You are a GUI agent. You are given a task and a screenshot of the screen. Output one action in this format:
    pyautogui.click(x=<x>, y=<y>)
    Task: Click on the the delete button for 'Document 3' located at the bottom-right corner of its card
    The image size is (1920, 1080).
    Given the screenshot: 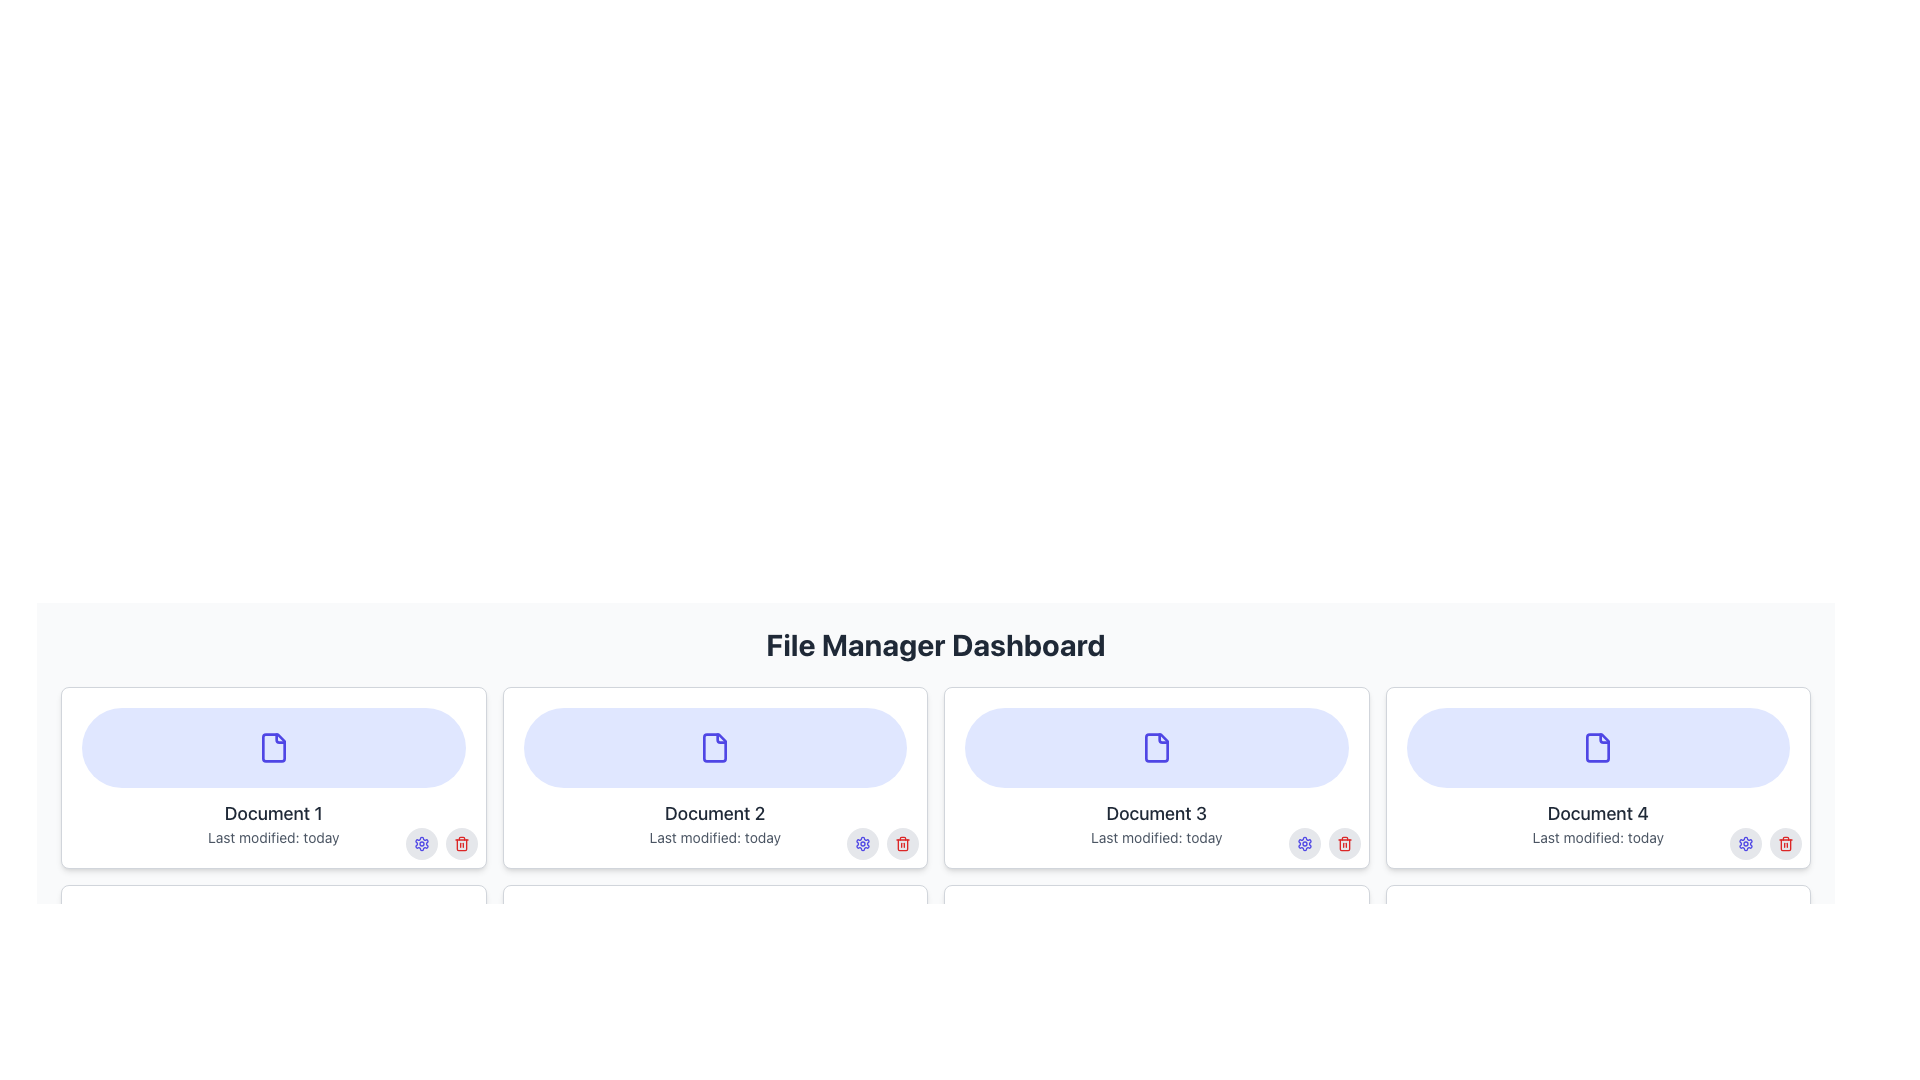 What is the action you would take?
    pyautogui.click(x=1344, y=844)
    